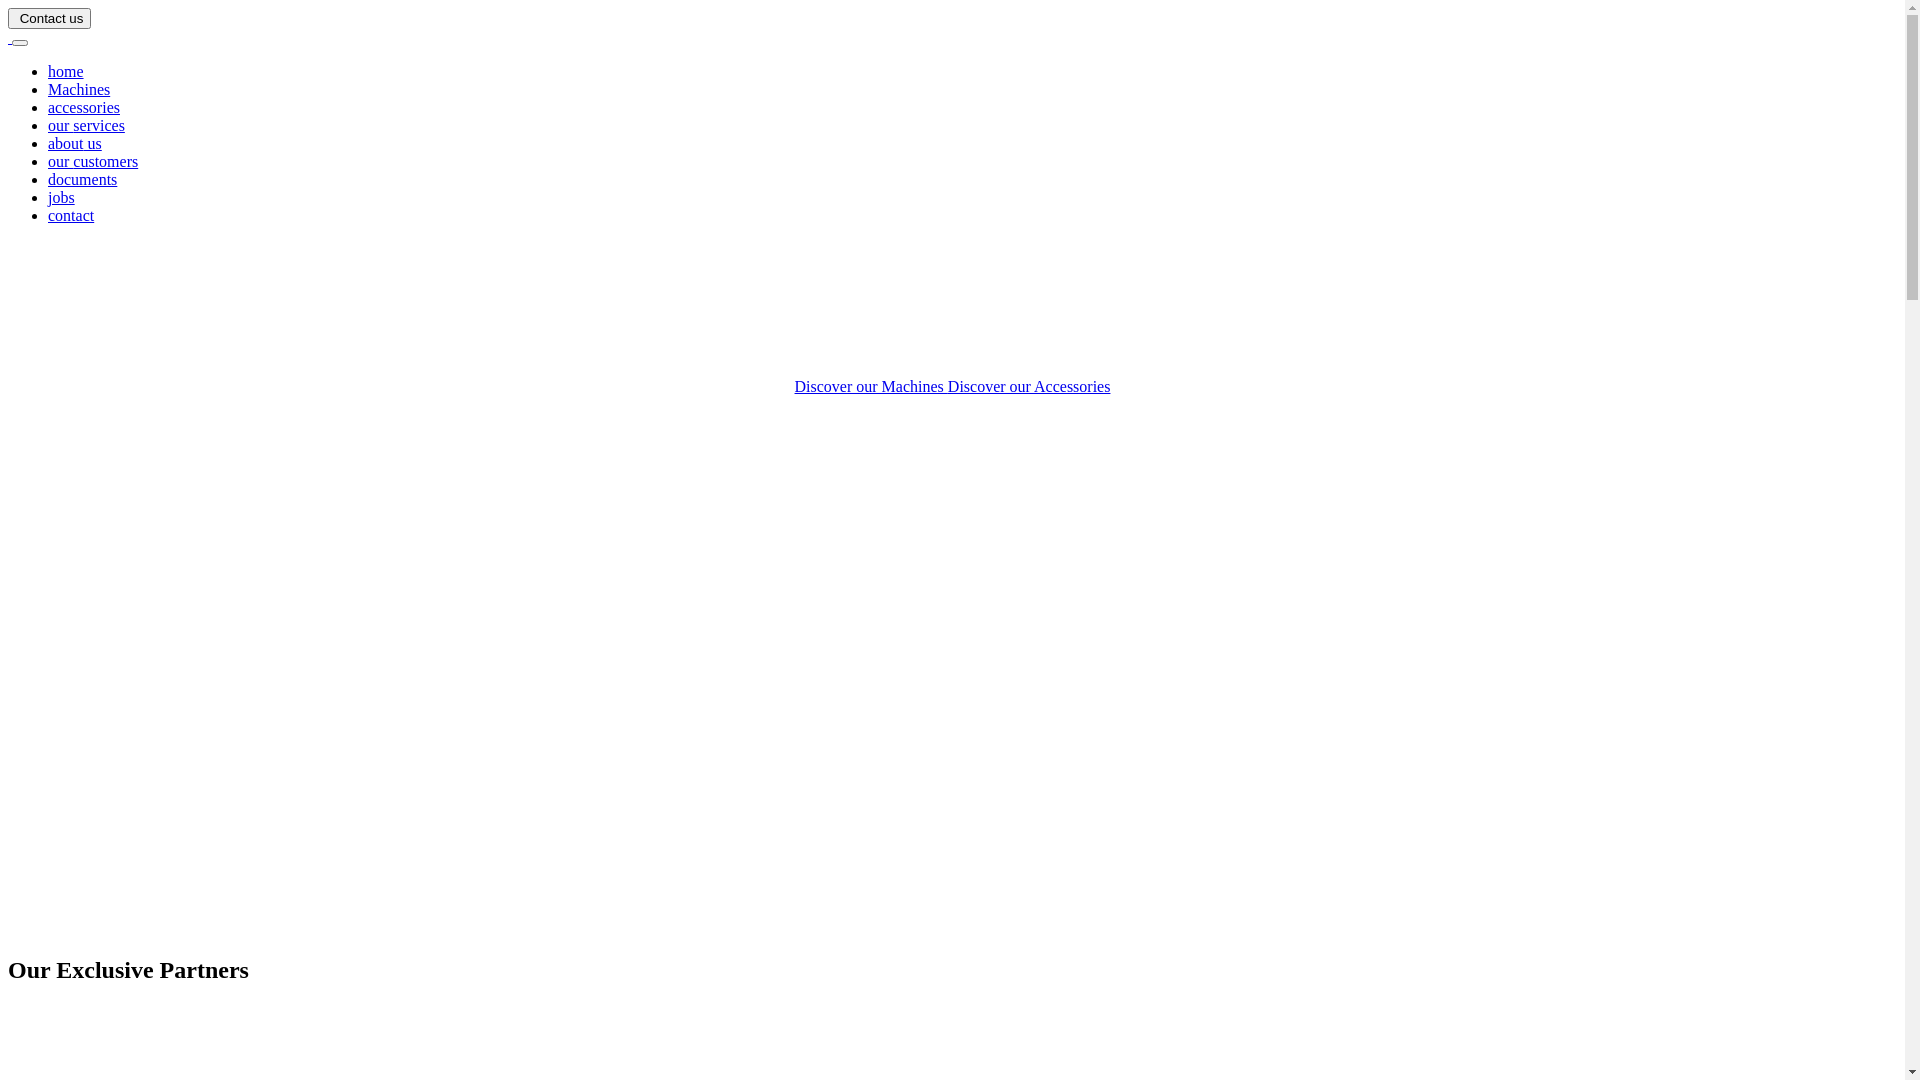 The width and height of the screenshot is (1920, 1080). What do you see at coordinates (82, 107) in the screenshot?
I see `'accessories'` at bounding box center [82, 107].